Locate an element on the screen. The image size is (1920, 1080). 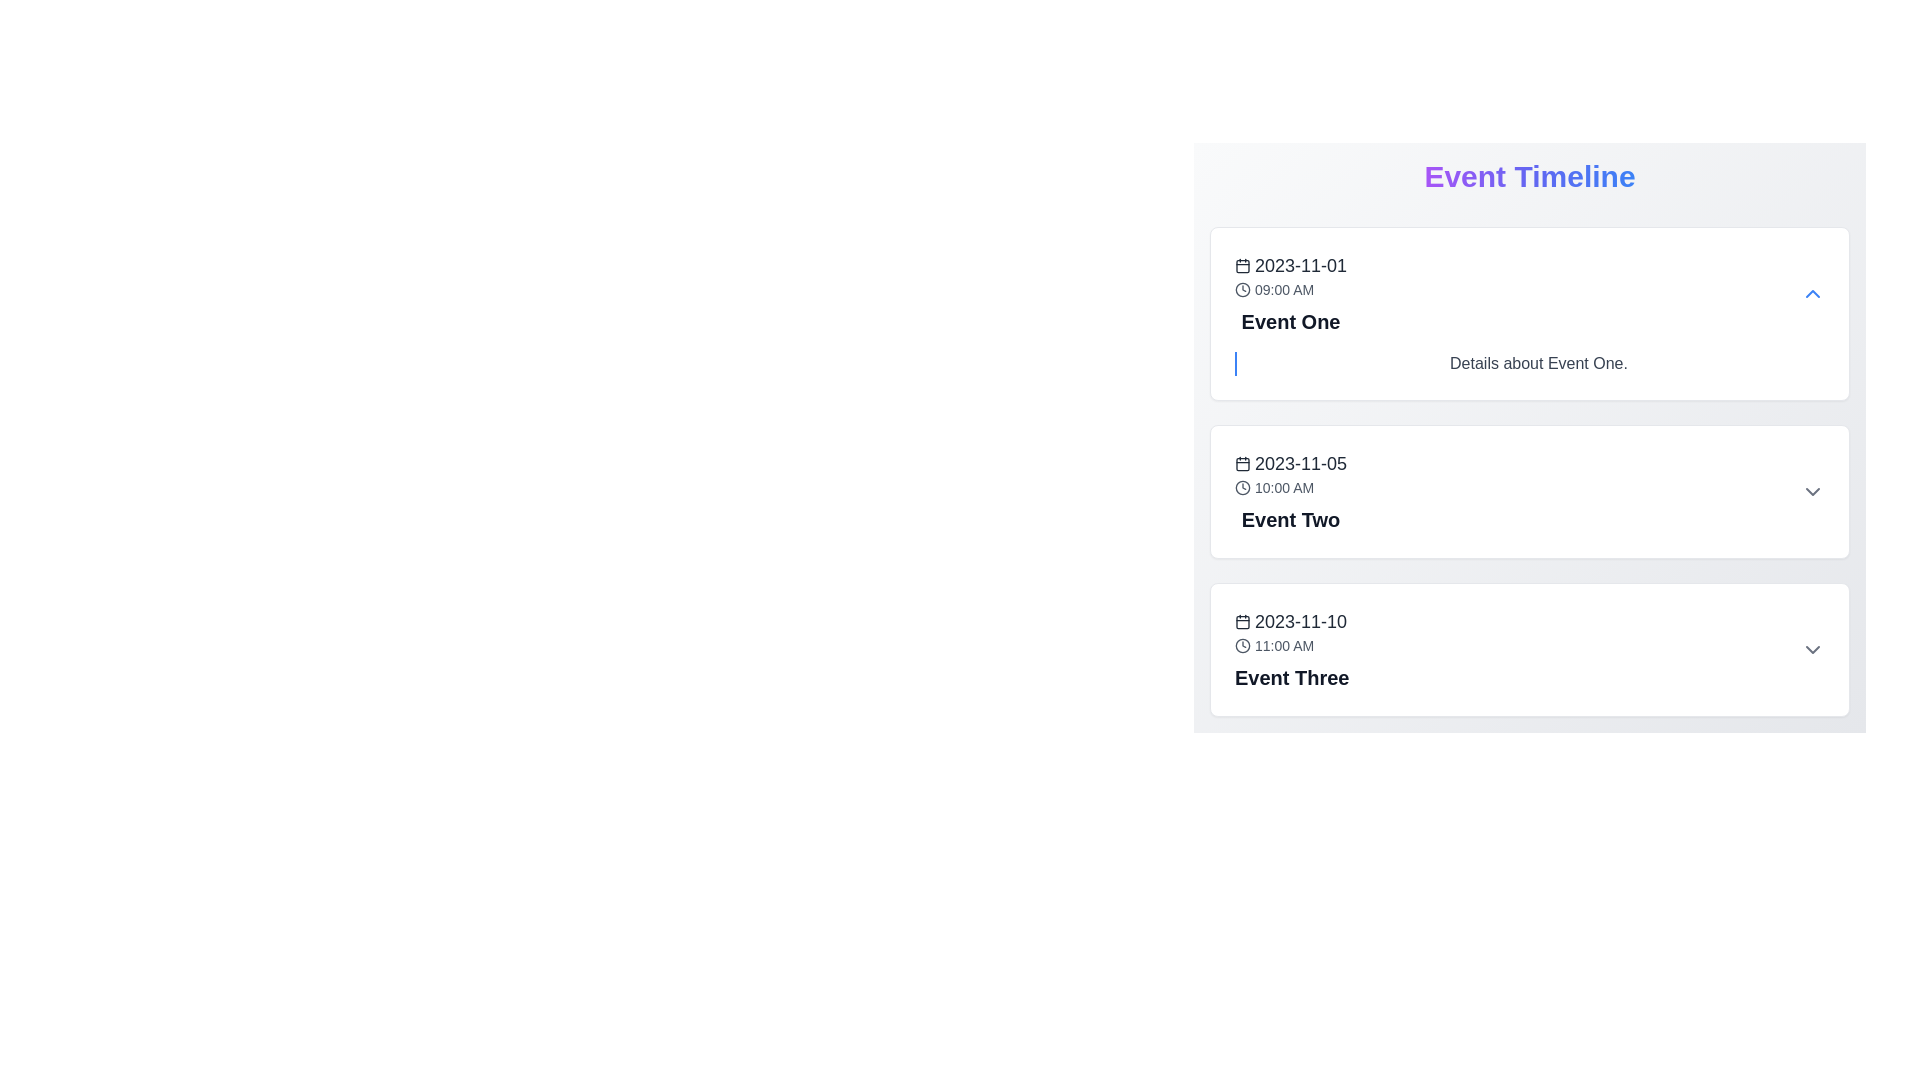
the bold text label displaying 'Event One' in a large font size, located in the first event section of the 'Event Timeline', below the date and time '2023-11-01' and '09:00 AM' is located at coordinates (1291, 320).